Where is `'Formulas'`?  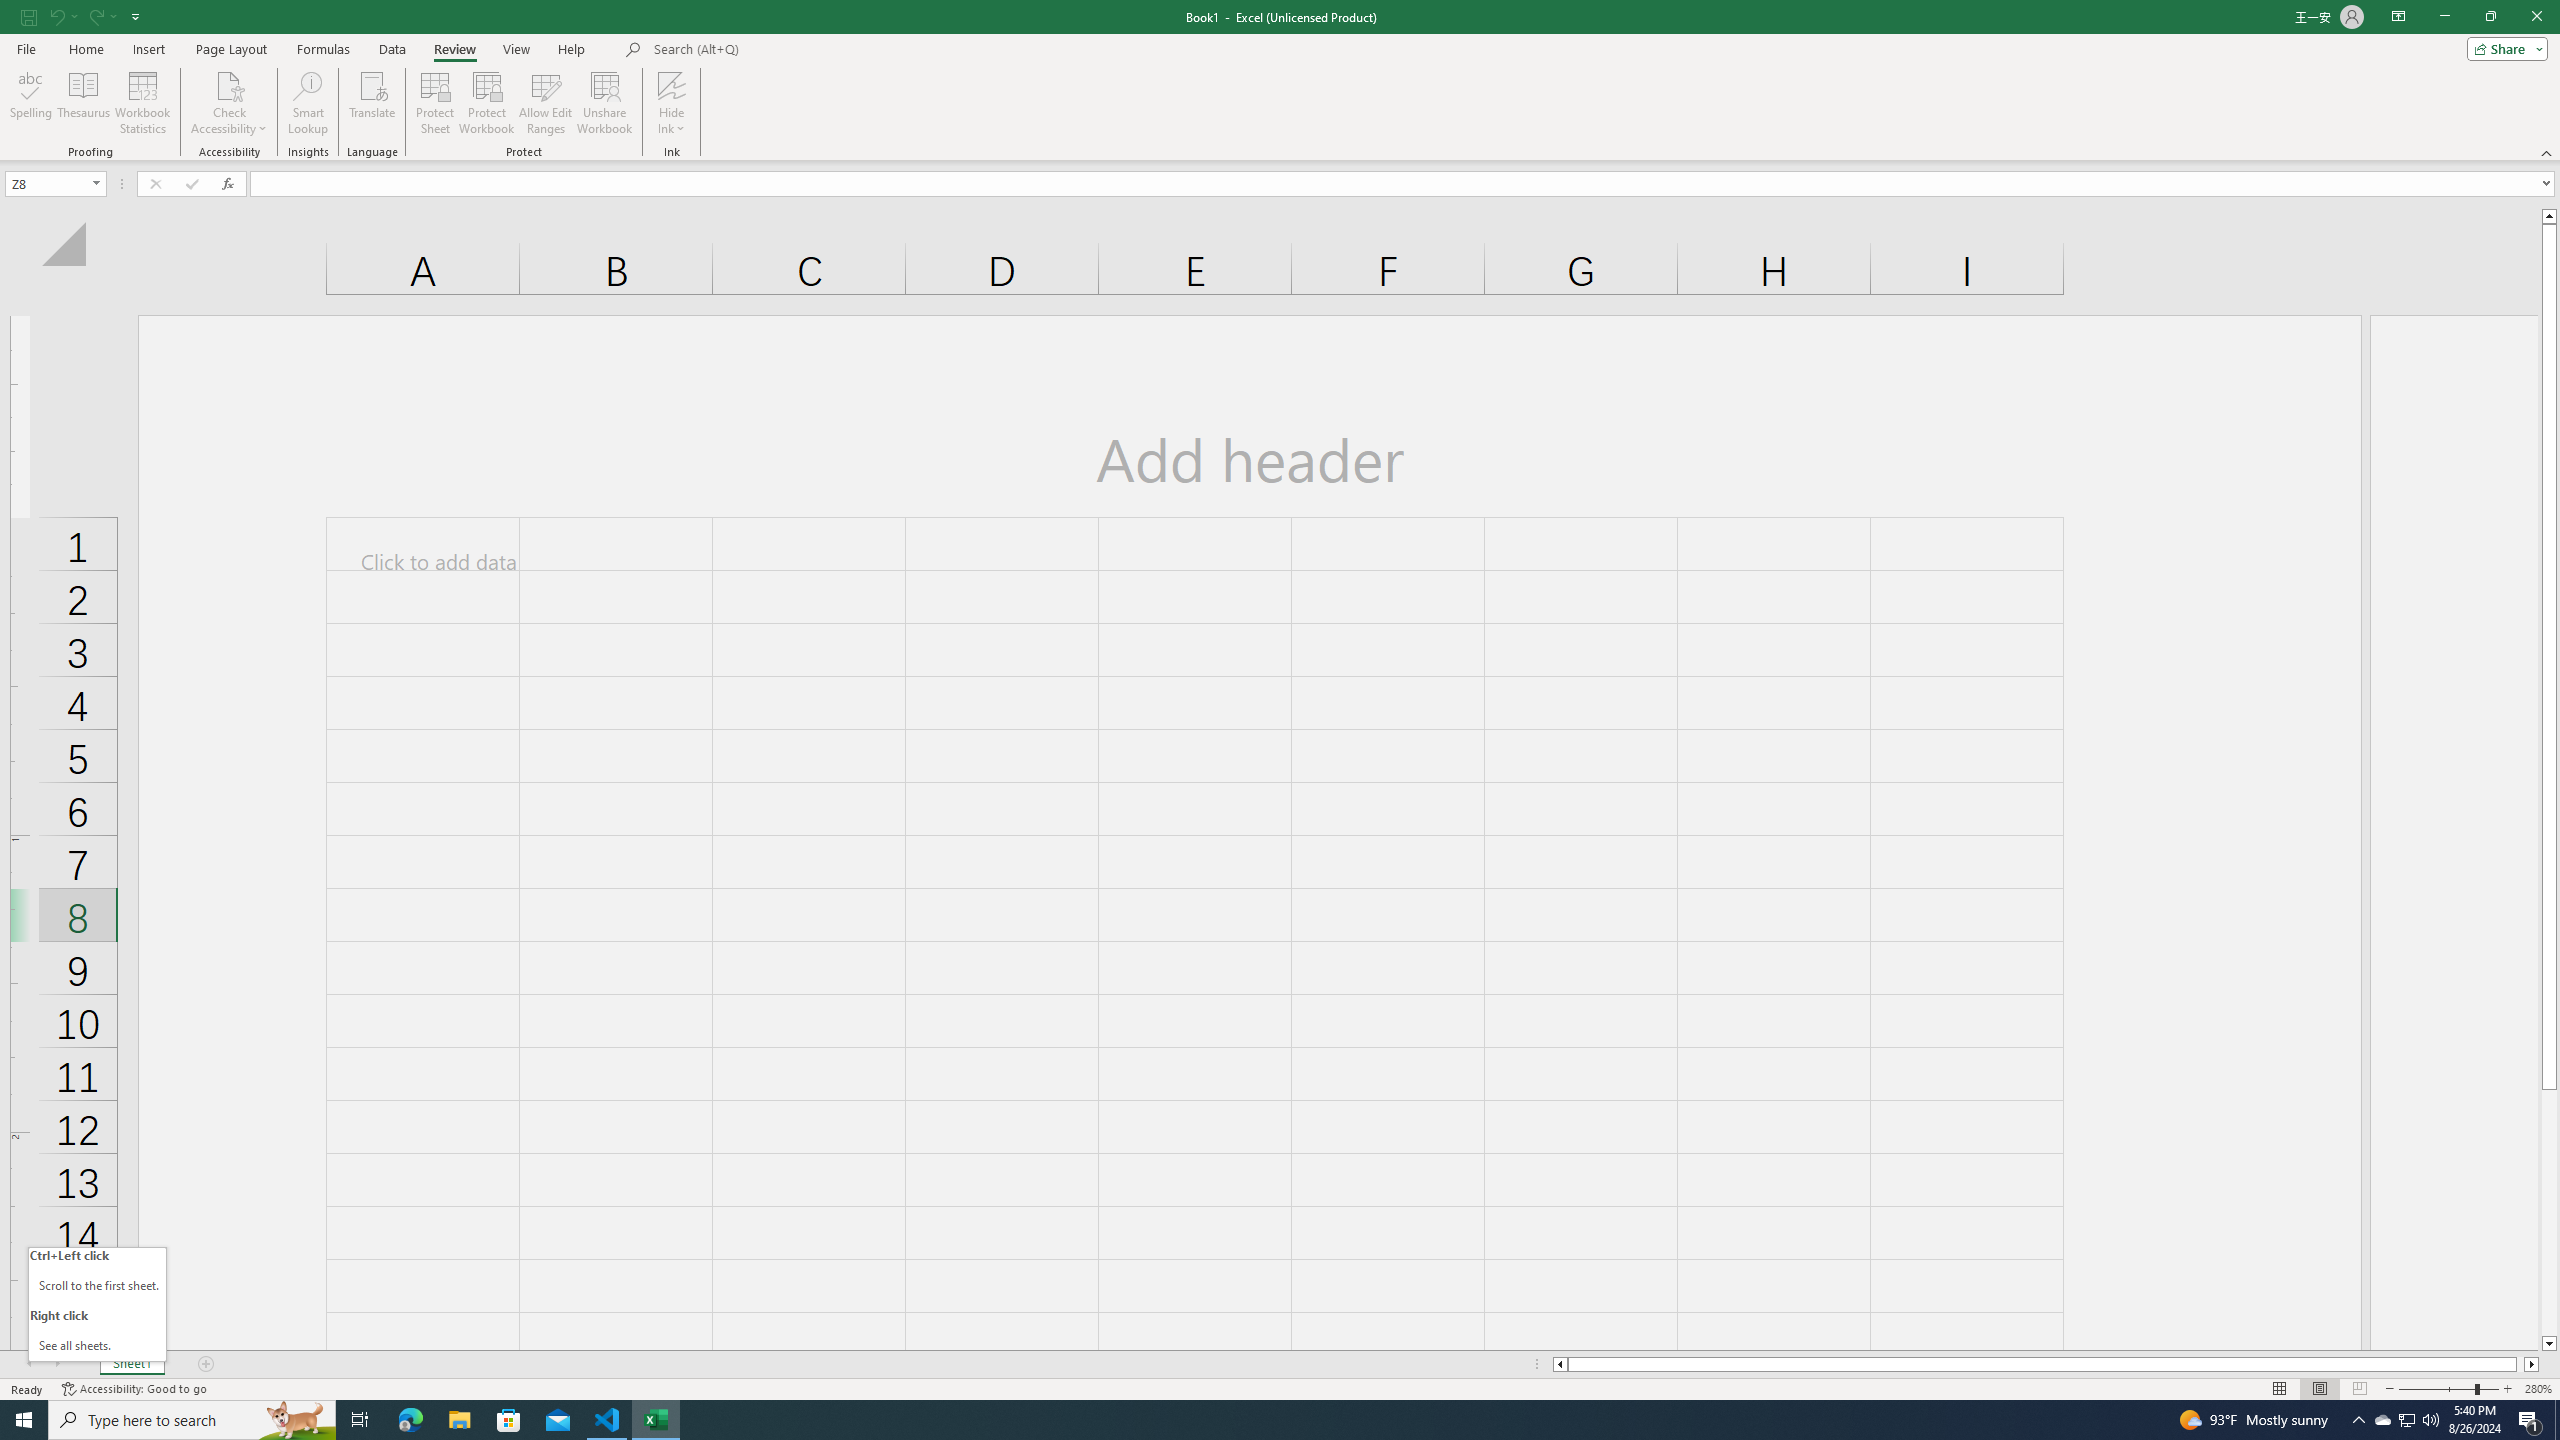
'Formulas' is located at coordinates (325, 49).